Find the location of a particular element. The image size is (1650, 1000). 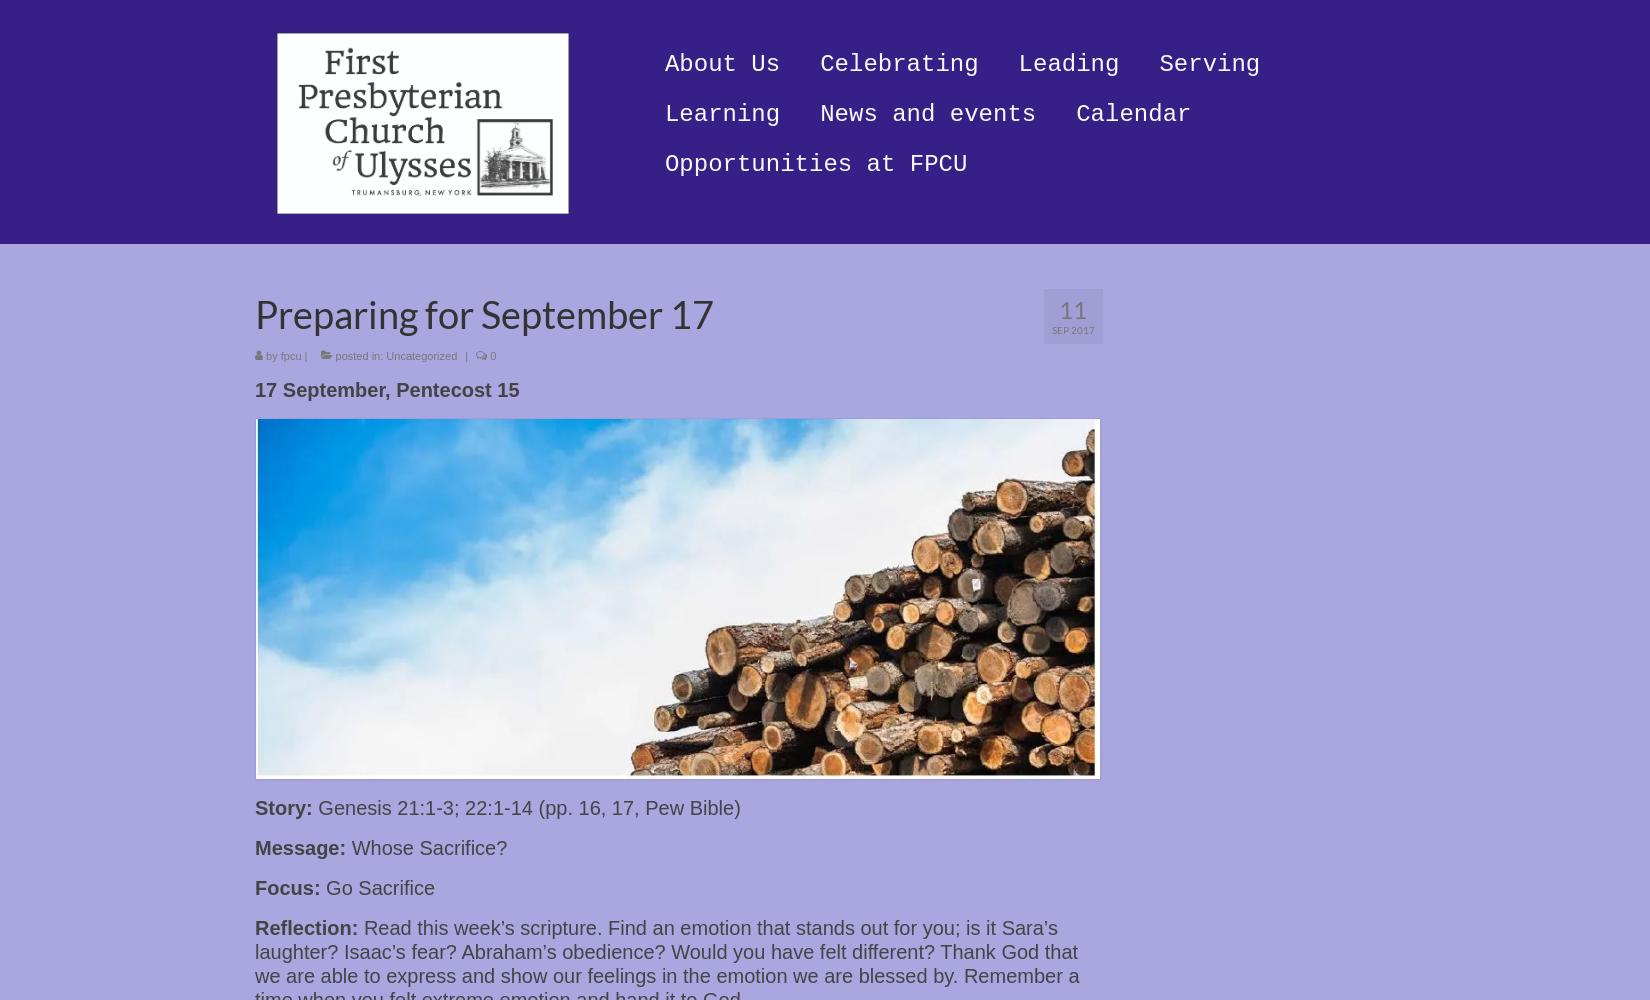

'posted in:' is located at coordinates (359, 354).